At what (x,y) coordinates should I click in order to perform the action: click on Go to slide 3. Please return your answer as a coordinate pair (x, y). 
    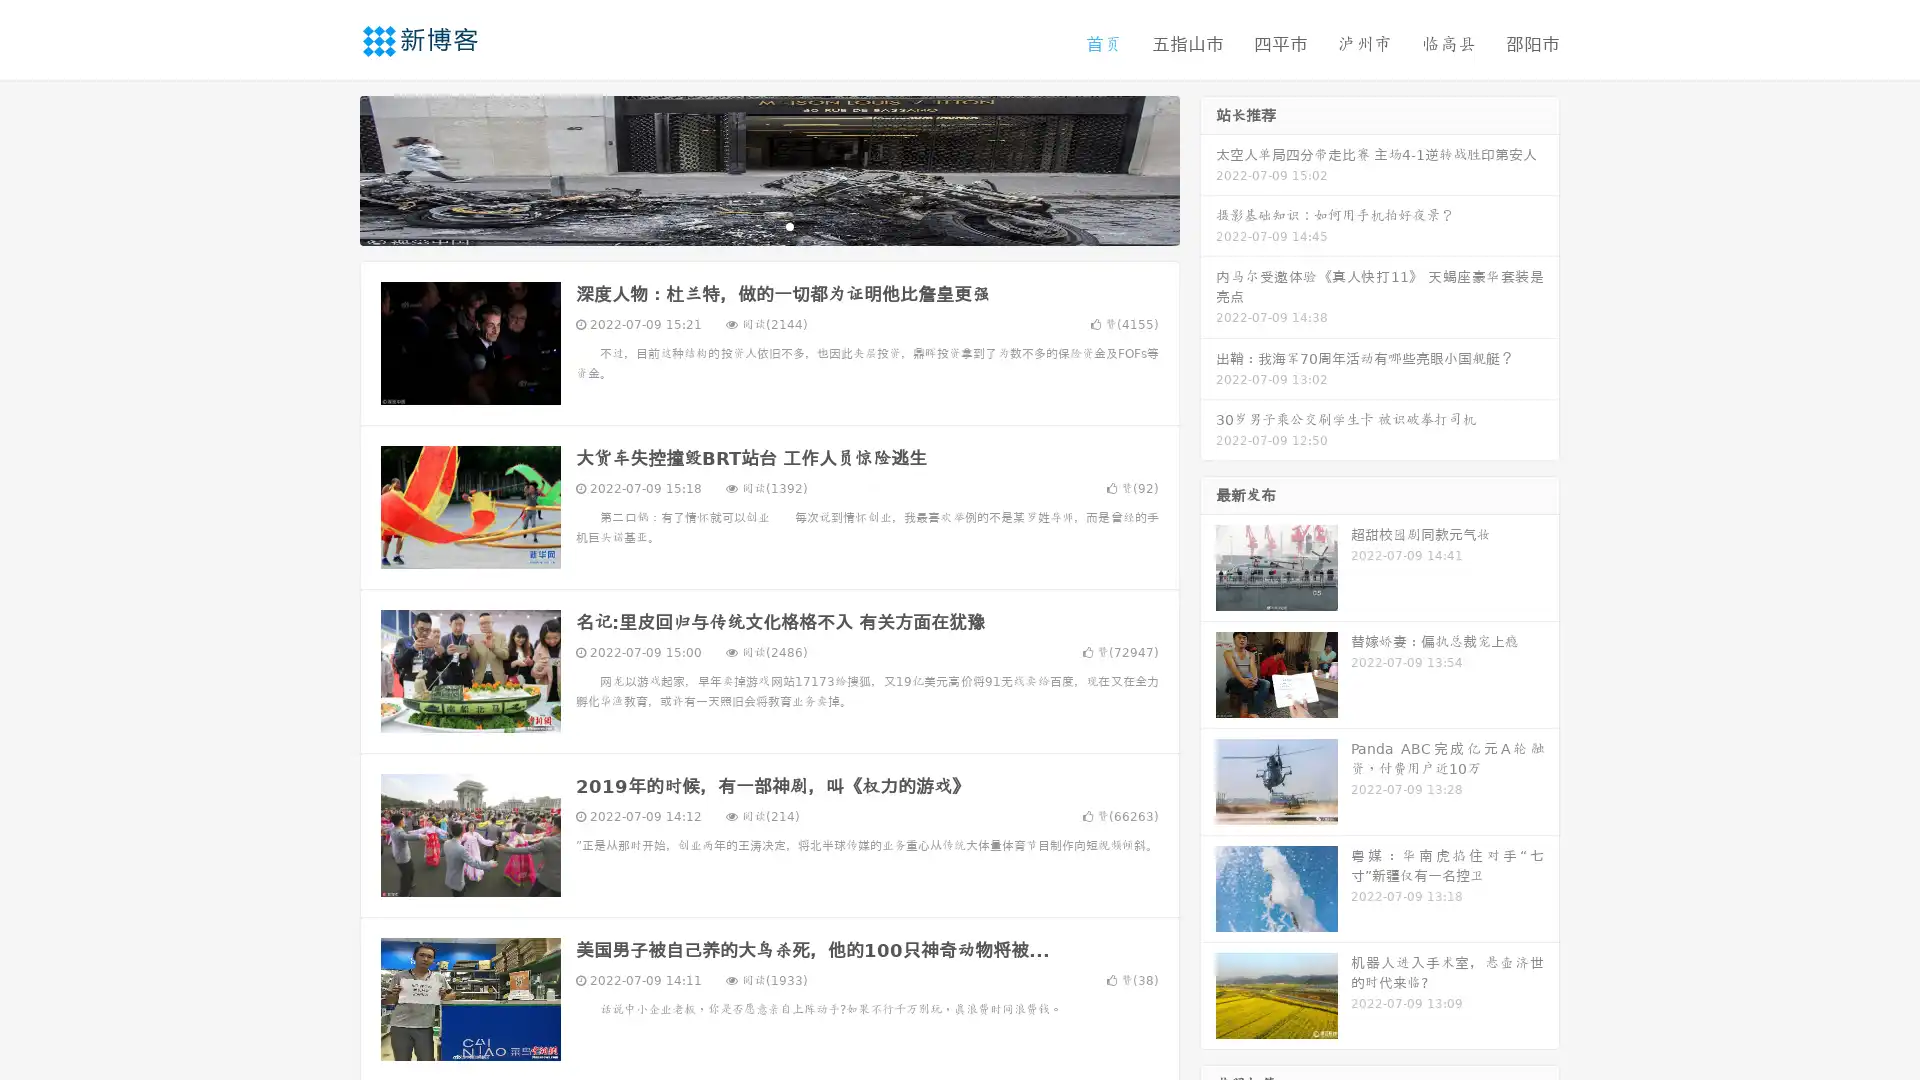
    Looking at the image, I should click on (789, 225).